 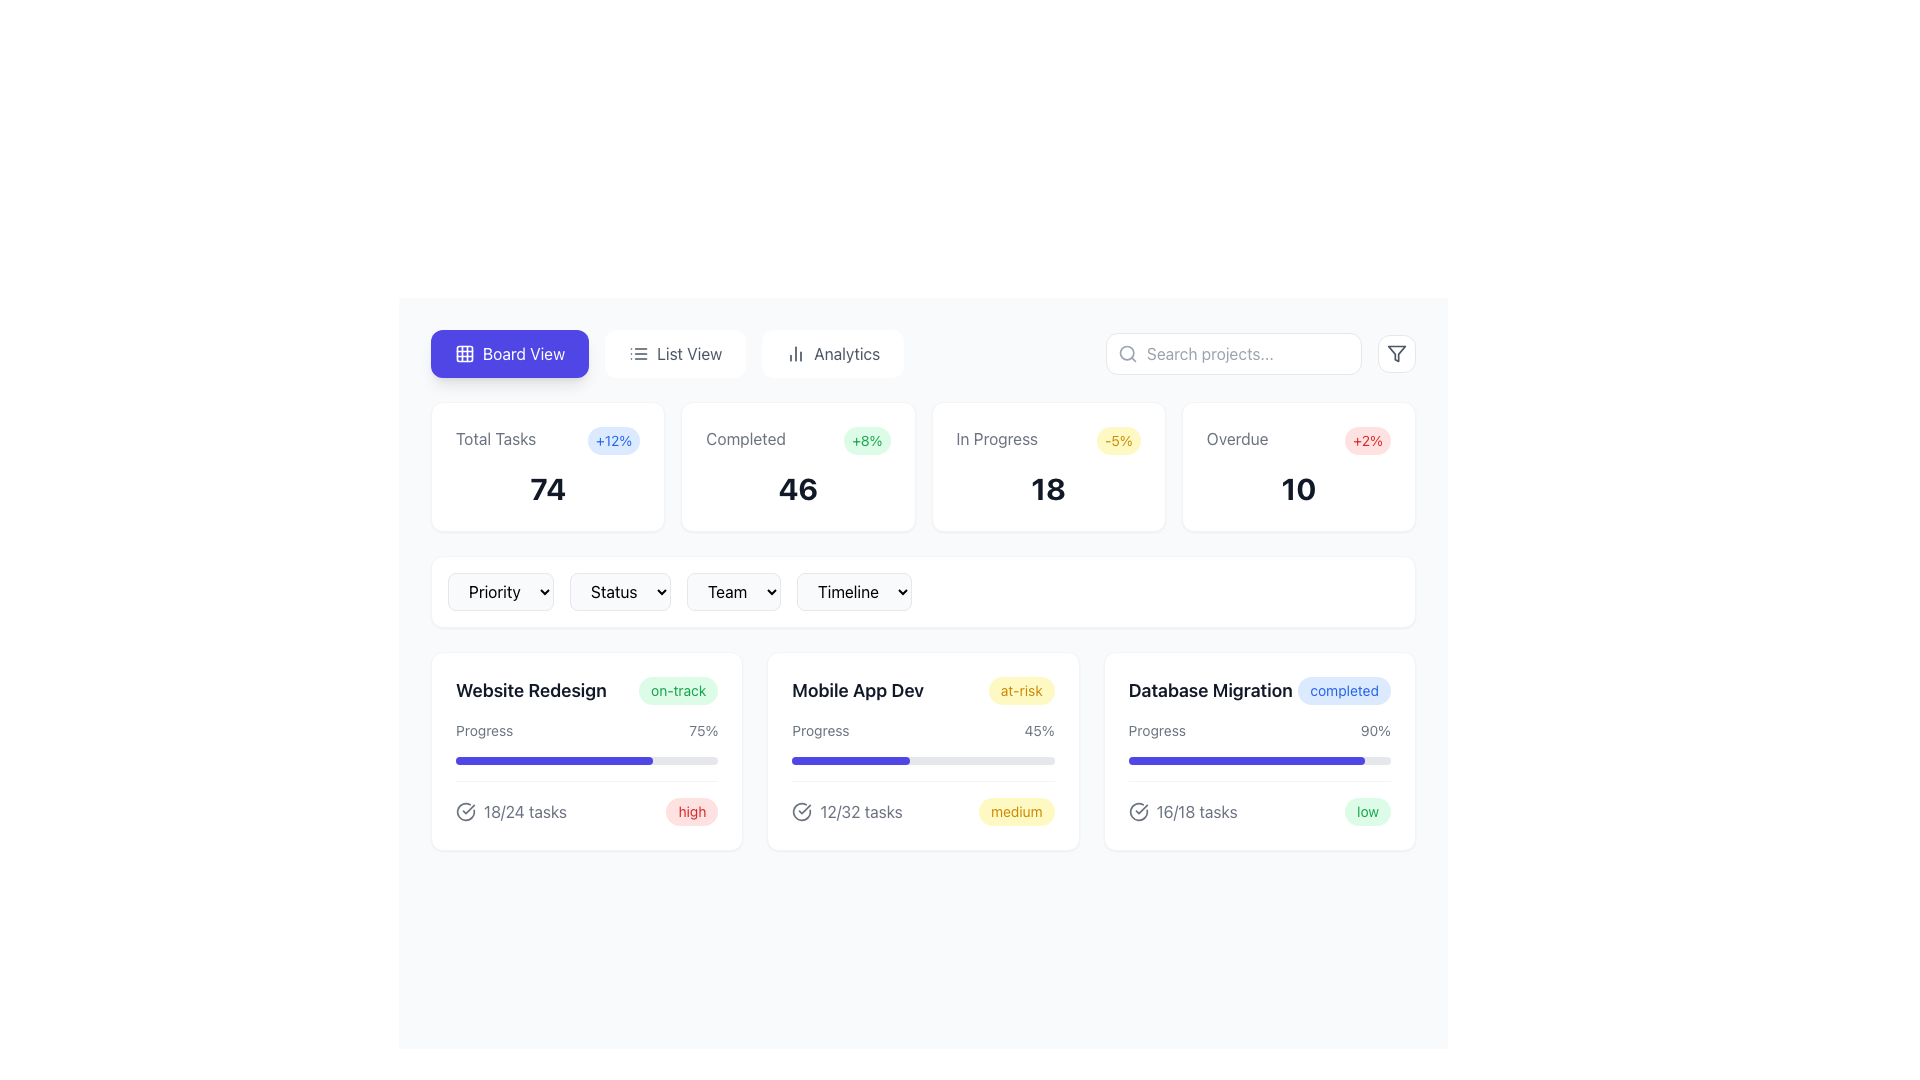 What do you see at coordinates (1021, 689) in the screenshot?
I see `the 'at-risk' status label located to the right of the 'Mobile App Dev' title in the second row of content cards` at bounding box center [1021, 689].